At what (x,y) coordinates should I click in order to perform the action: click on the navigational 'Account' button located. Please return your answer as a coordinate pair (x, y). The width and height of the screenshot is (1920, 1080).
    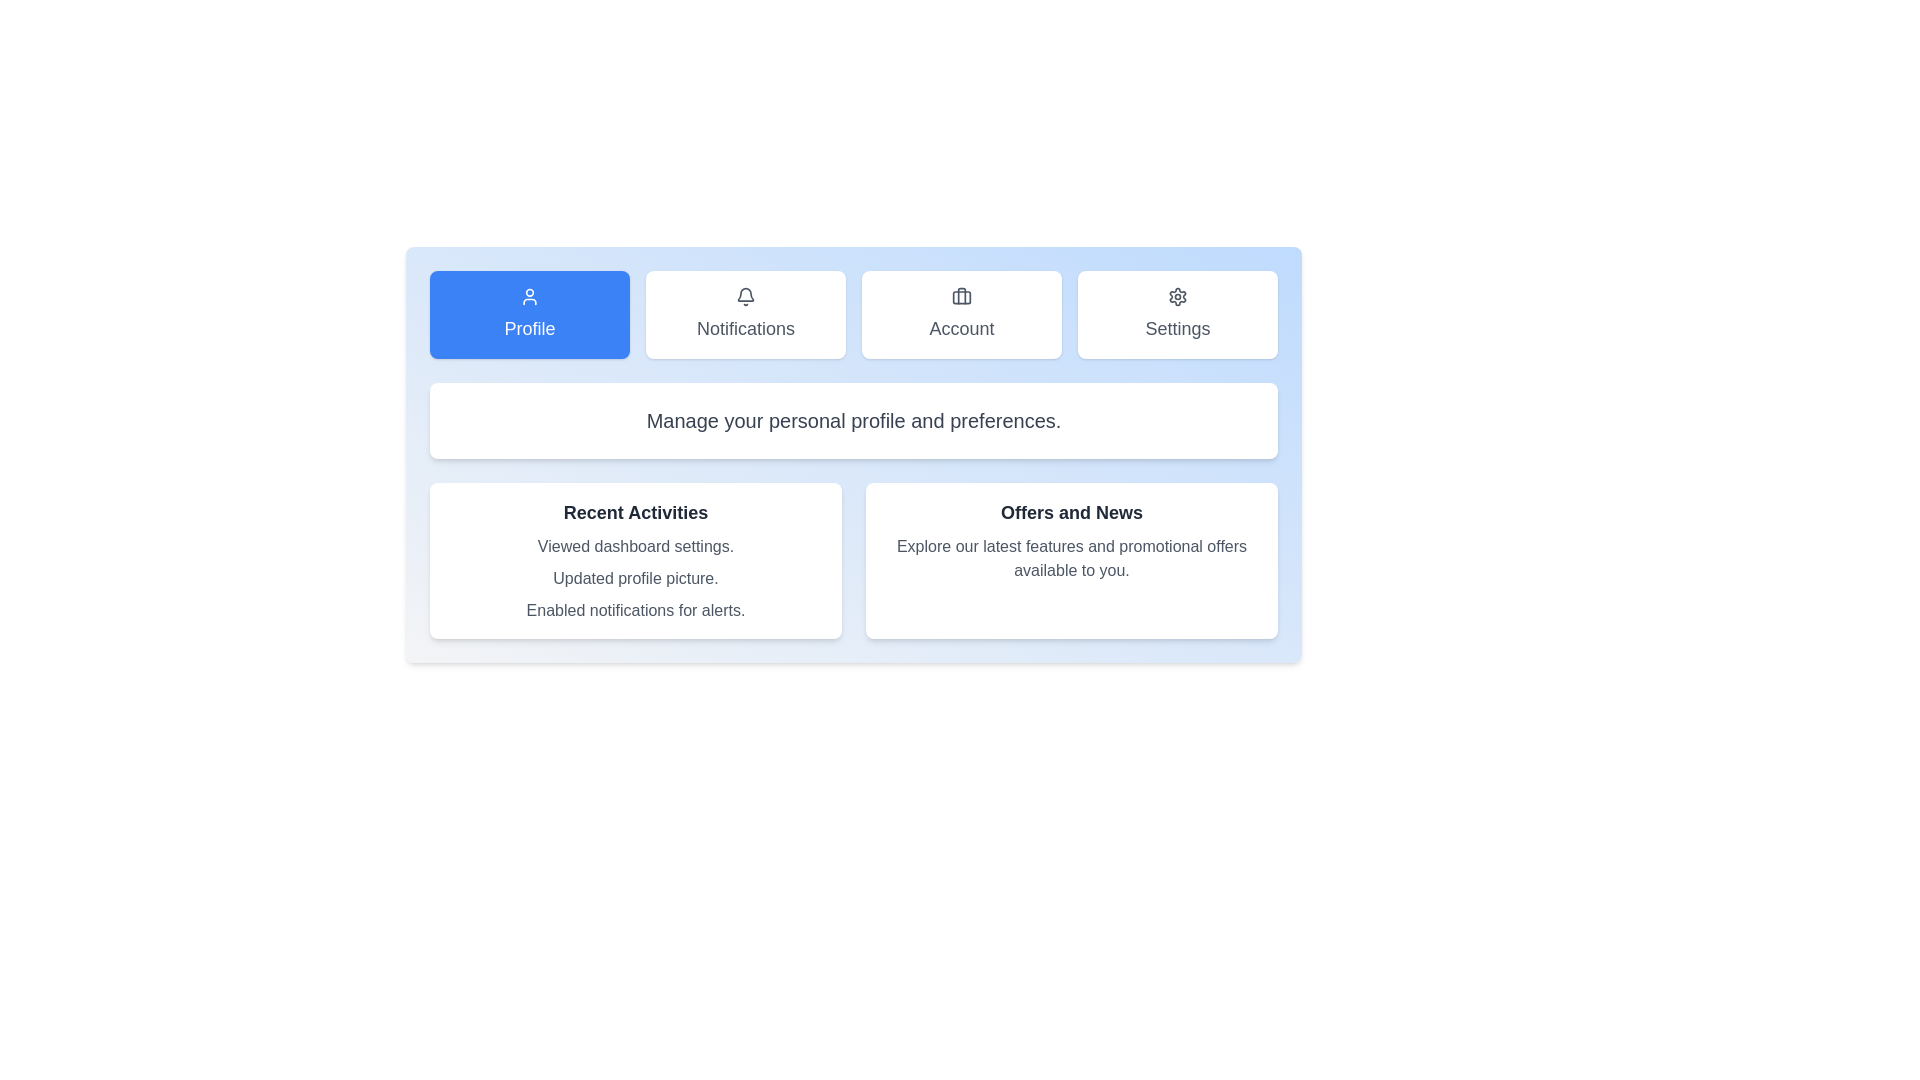
    Looking at the image, I should click on (961, 315).